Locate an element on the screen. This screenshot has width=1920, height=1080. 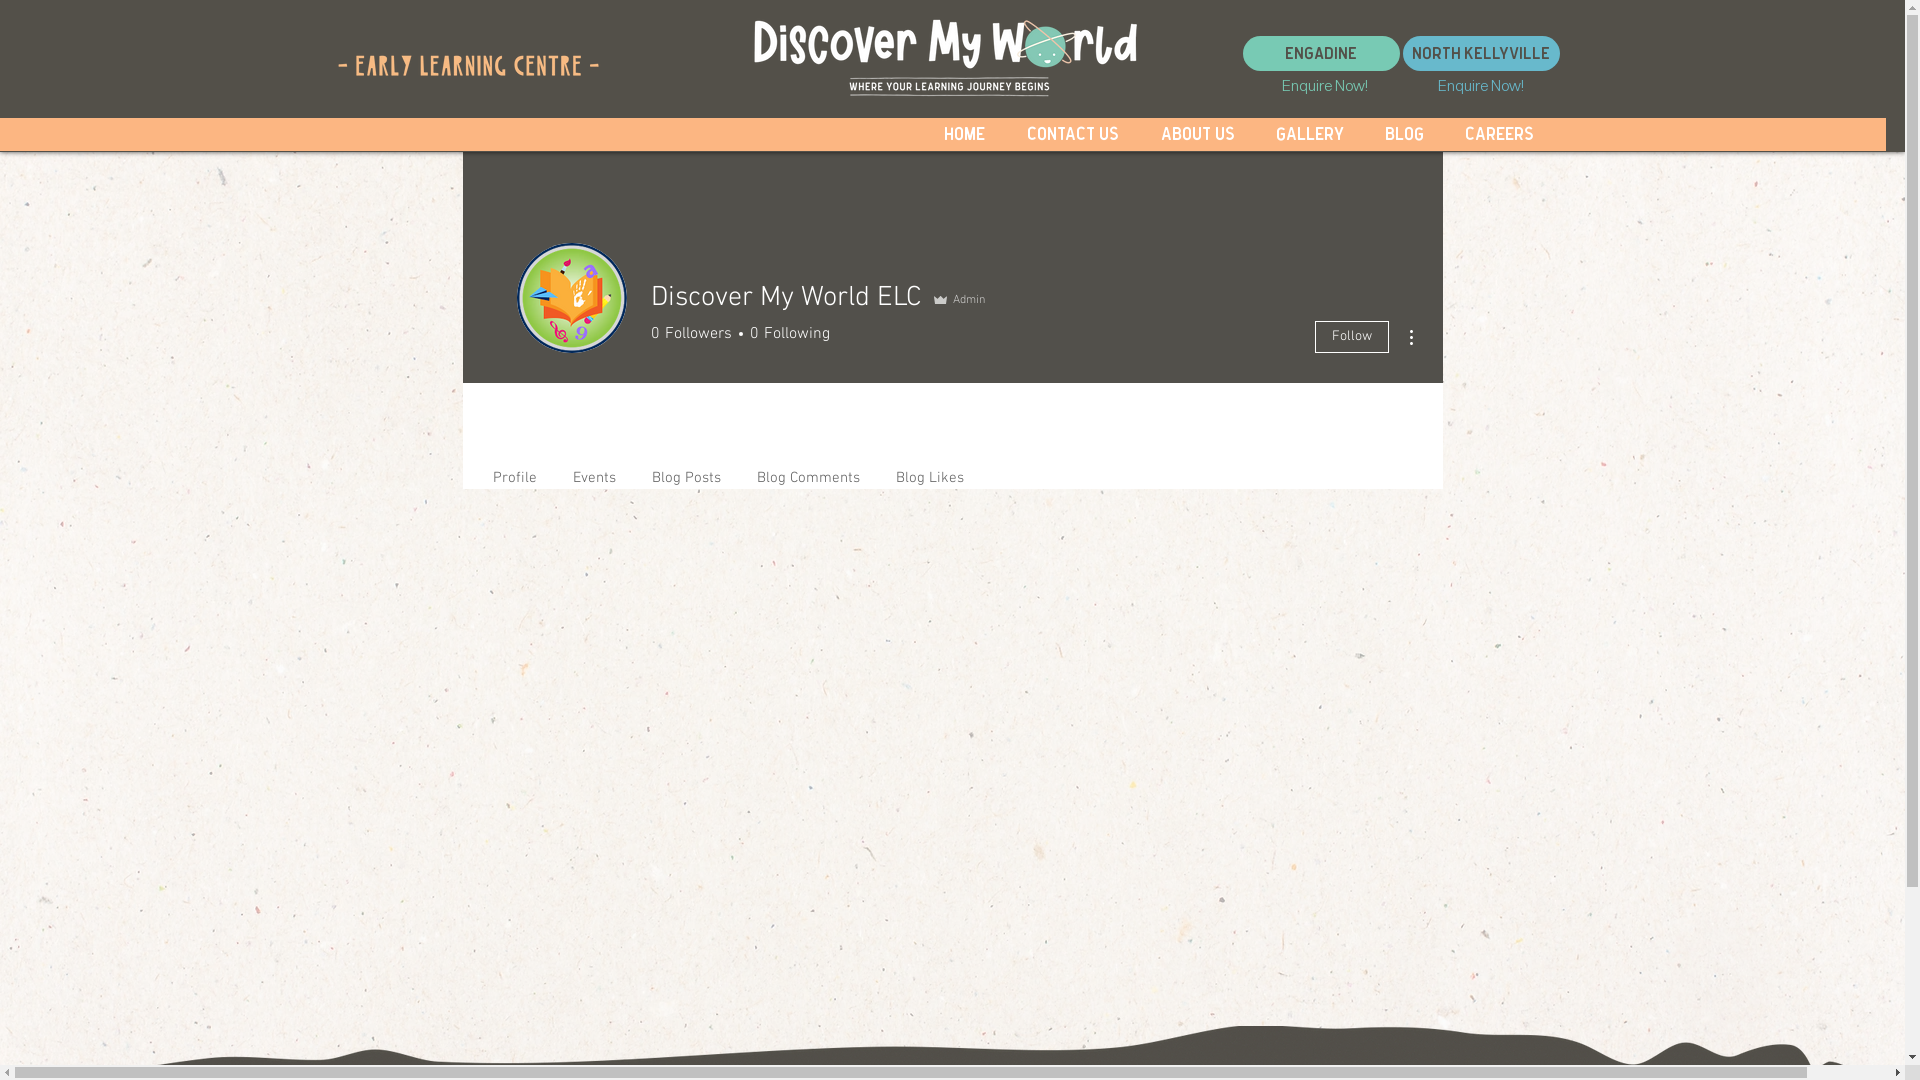
'Gallery' is located at coordinates (1310, 135).